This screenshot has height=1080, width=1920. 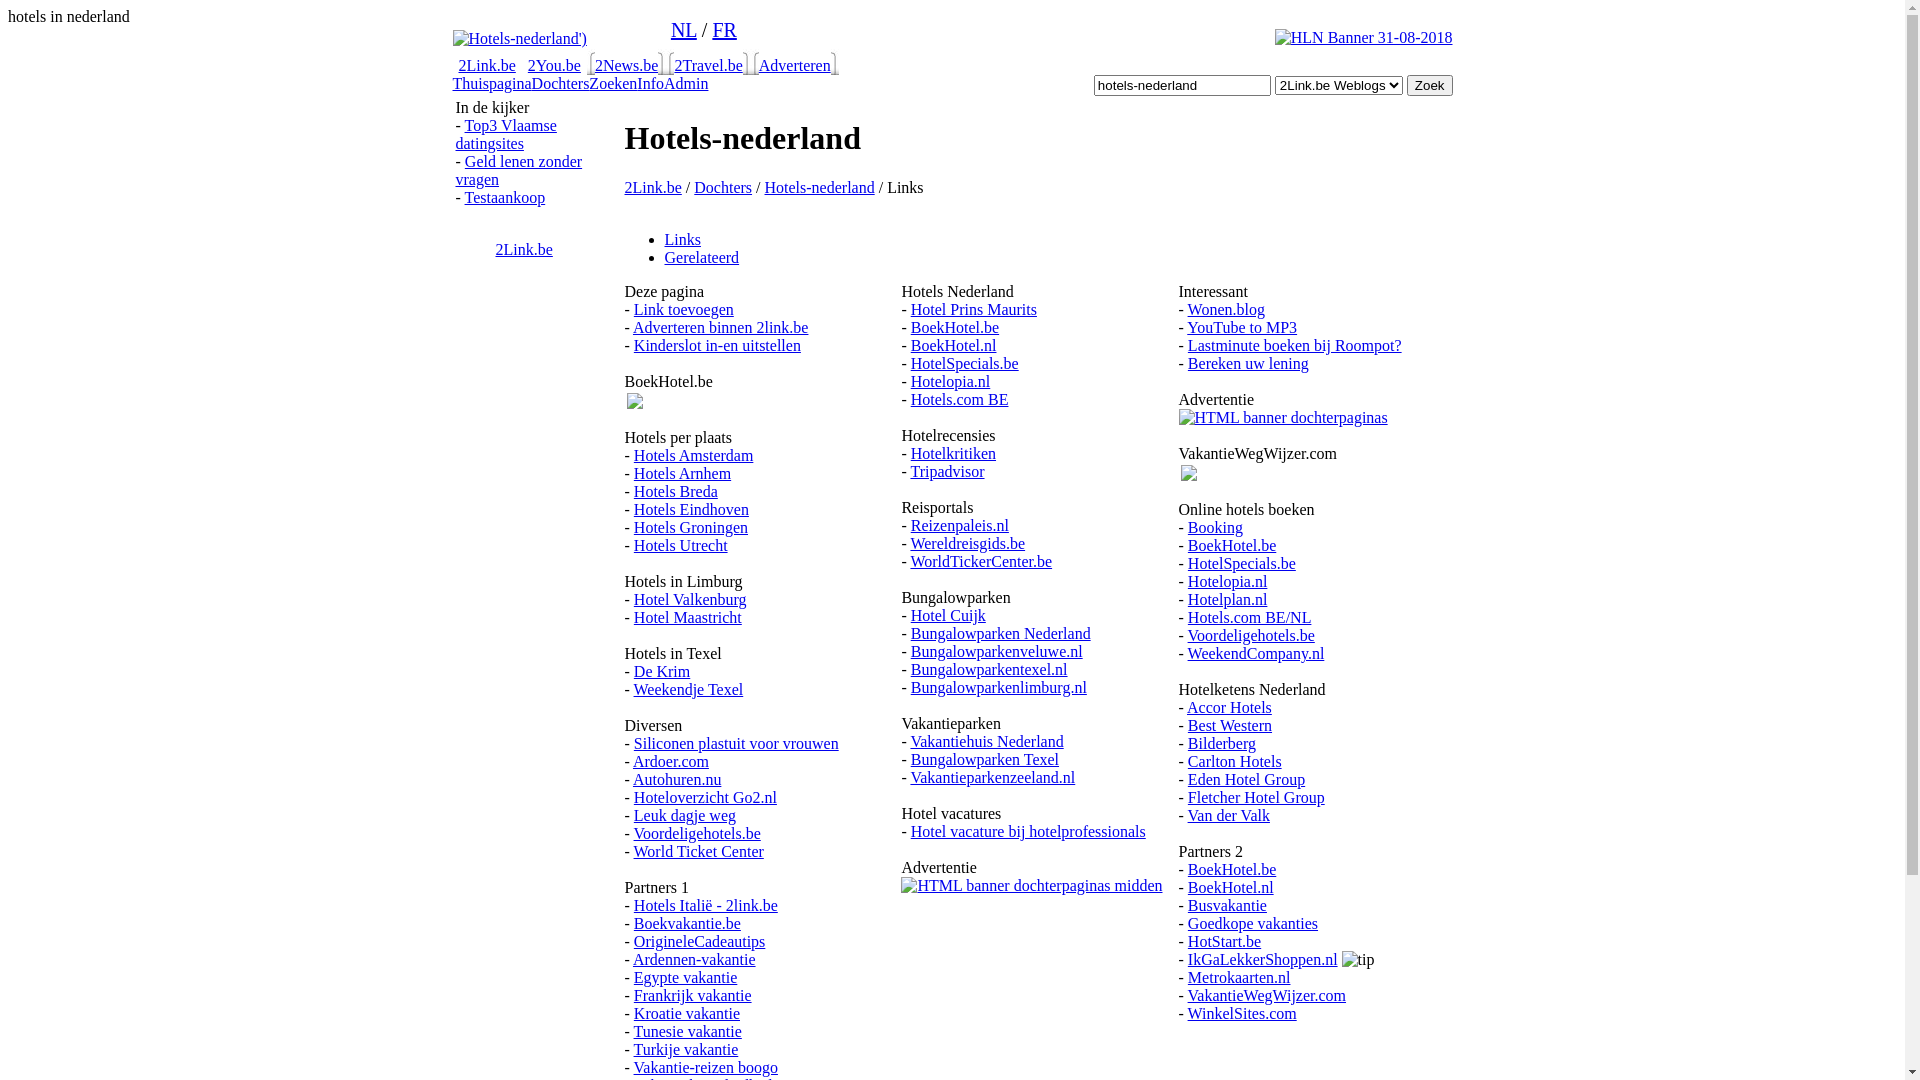 I want to click on 'Gerelateerd', so click(x=701, y=256).